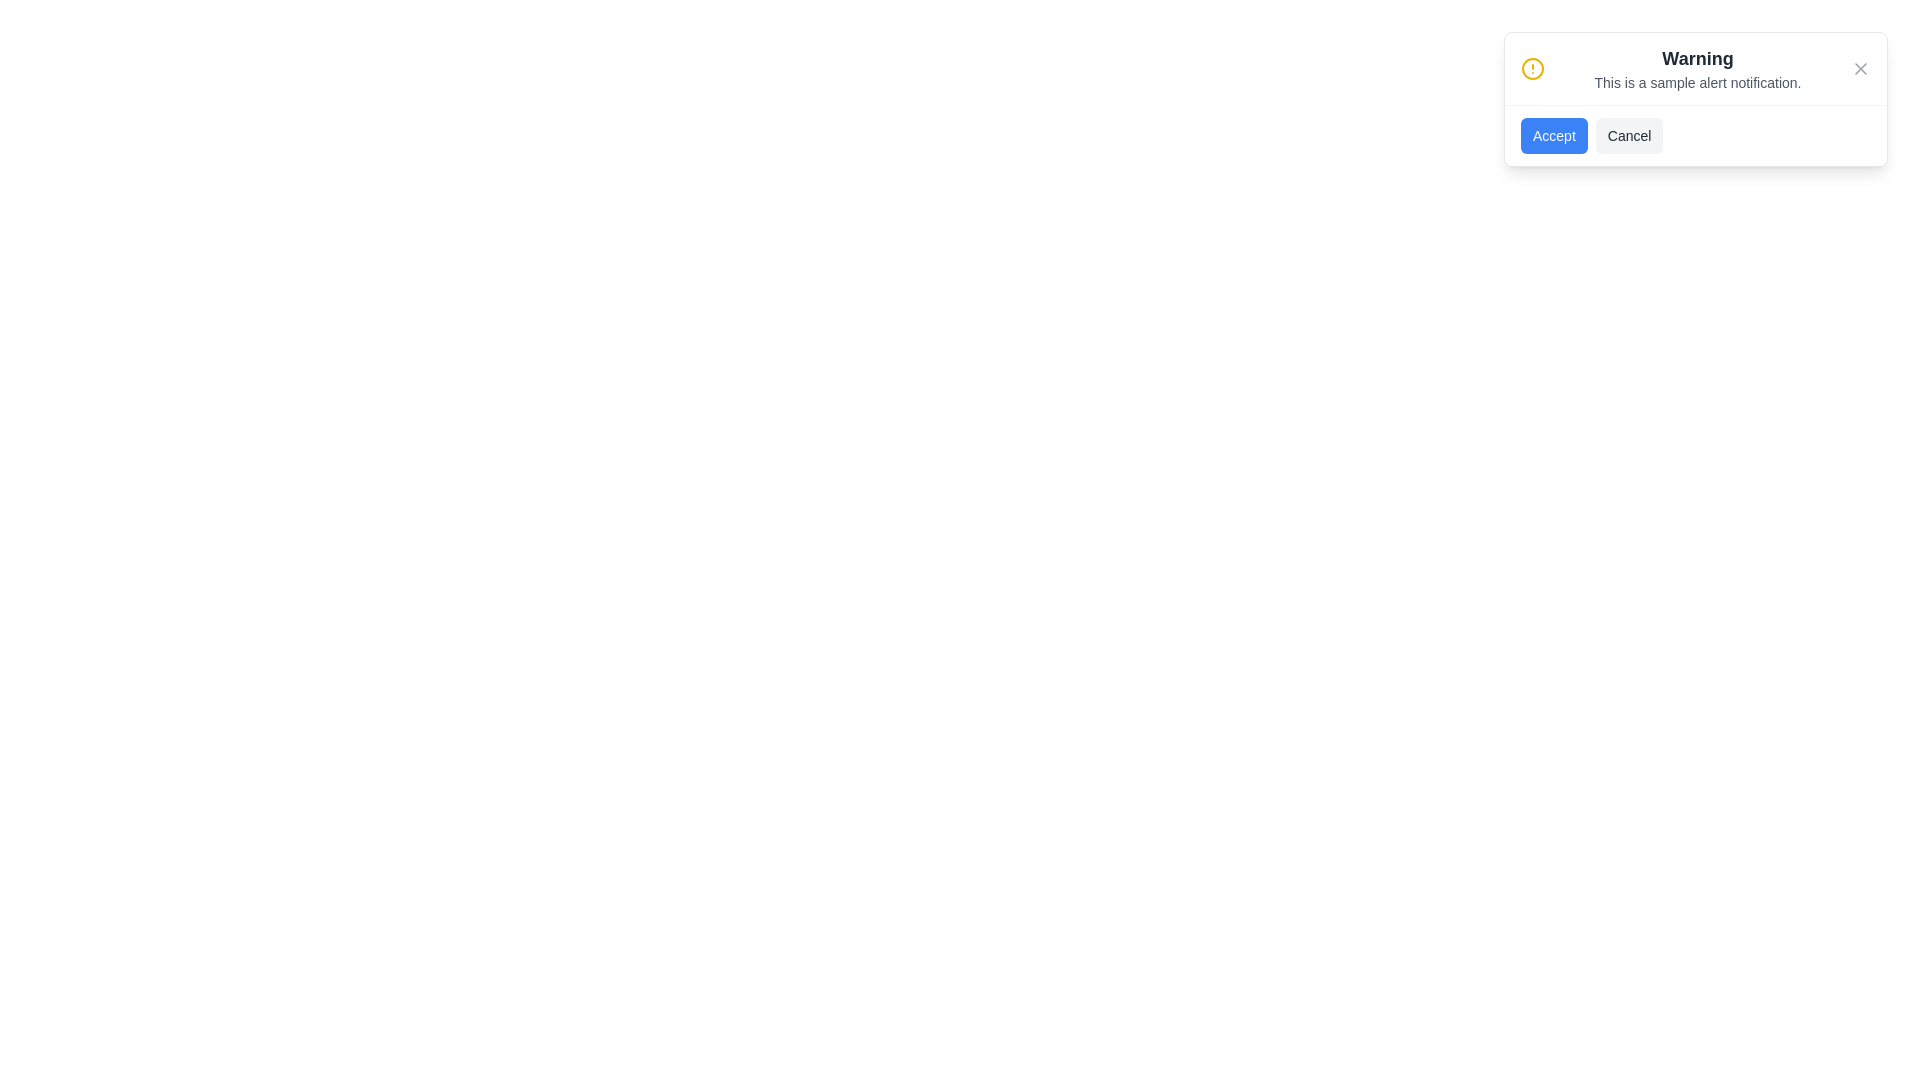  I want to click on the 'Accept' button, which has a blue background and white text, positioned at the bottom edge of a notification dialog, so click(1553, 135).